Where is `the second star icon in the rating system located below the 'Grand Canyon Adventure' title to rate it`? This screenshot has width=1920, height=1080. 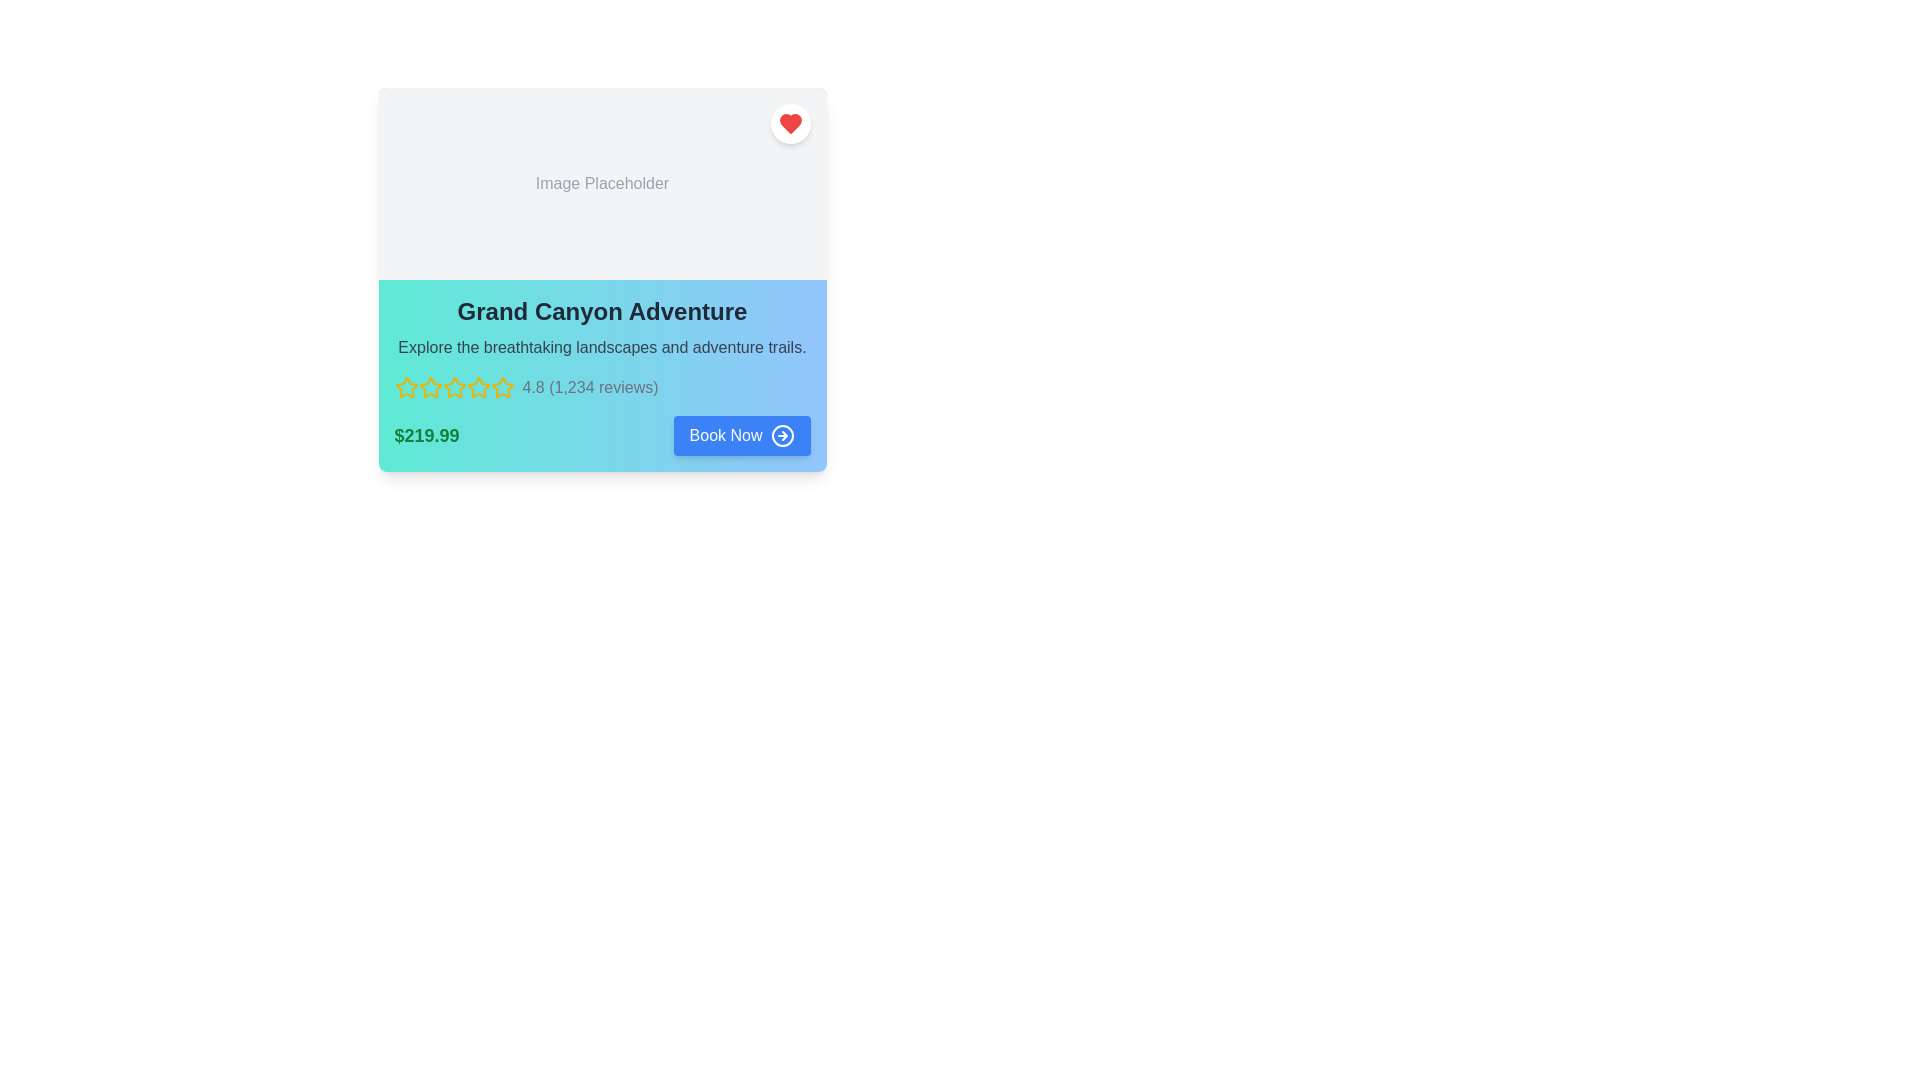 the second star icon in the rating system located below the 'Grand Canyon Adventure' title to rate it is located at coordinates (453, 387).